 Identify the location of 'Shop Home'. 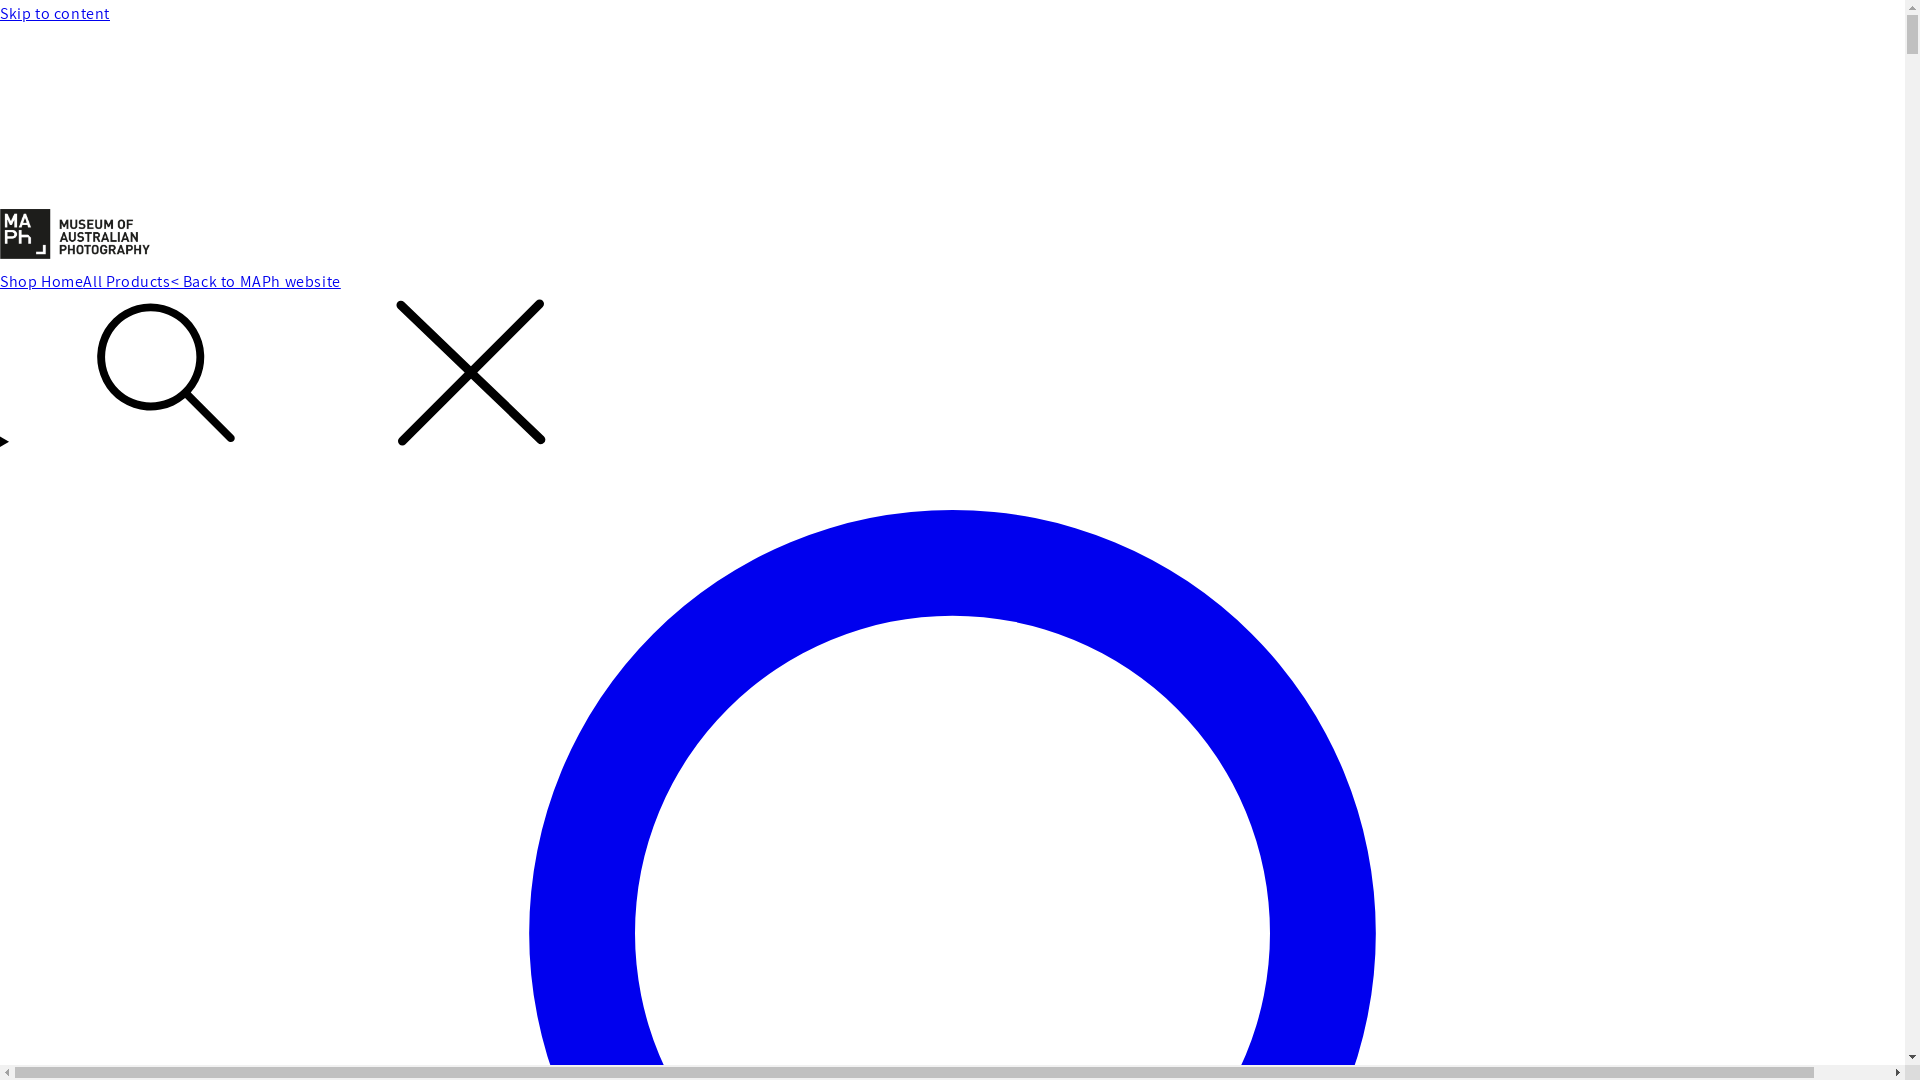
(41, 282).